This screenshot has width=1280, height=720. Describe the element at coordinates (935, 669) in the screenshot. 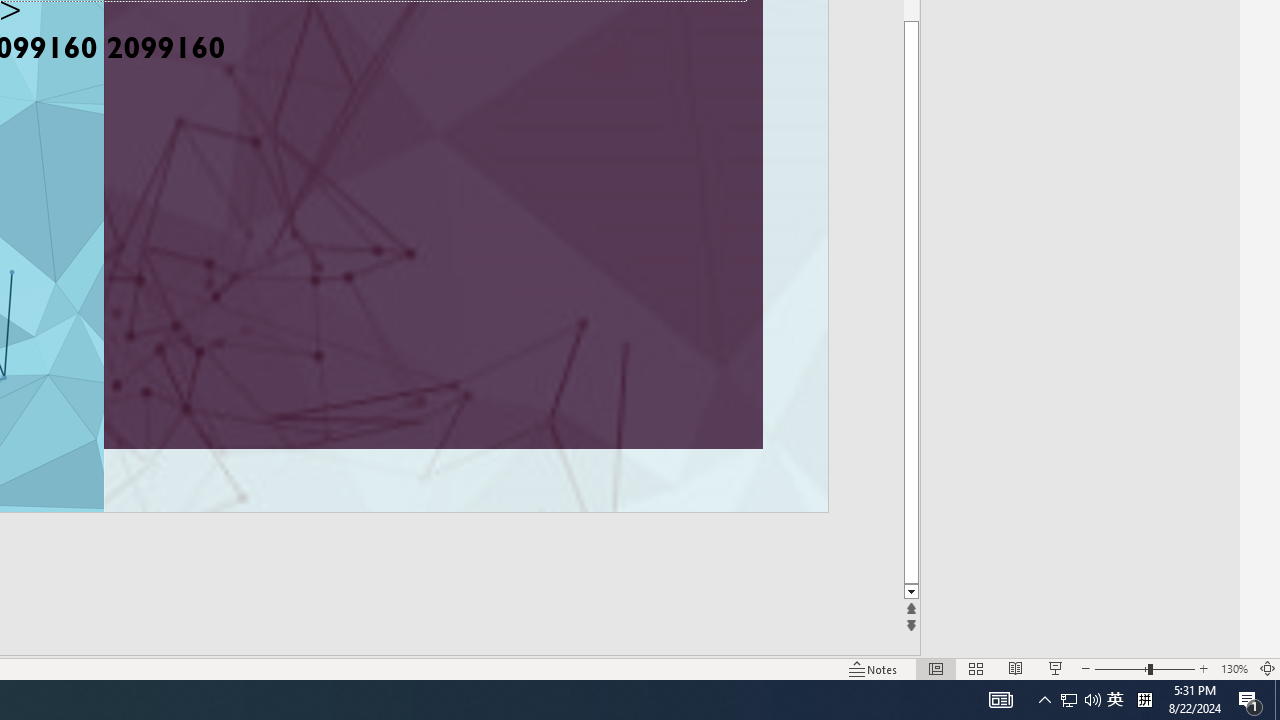

I see `'Normal'` at that location.